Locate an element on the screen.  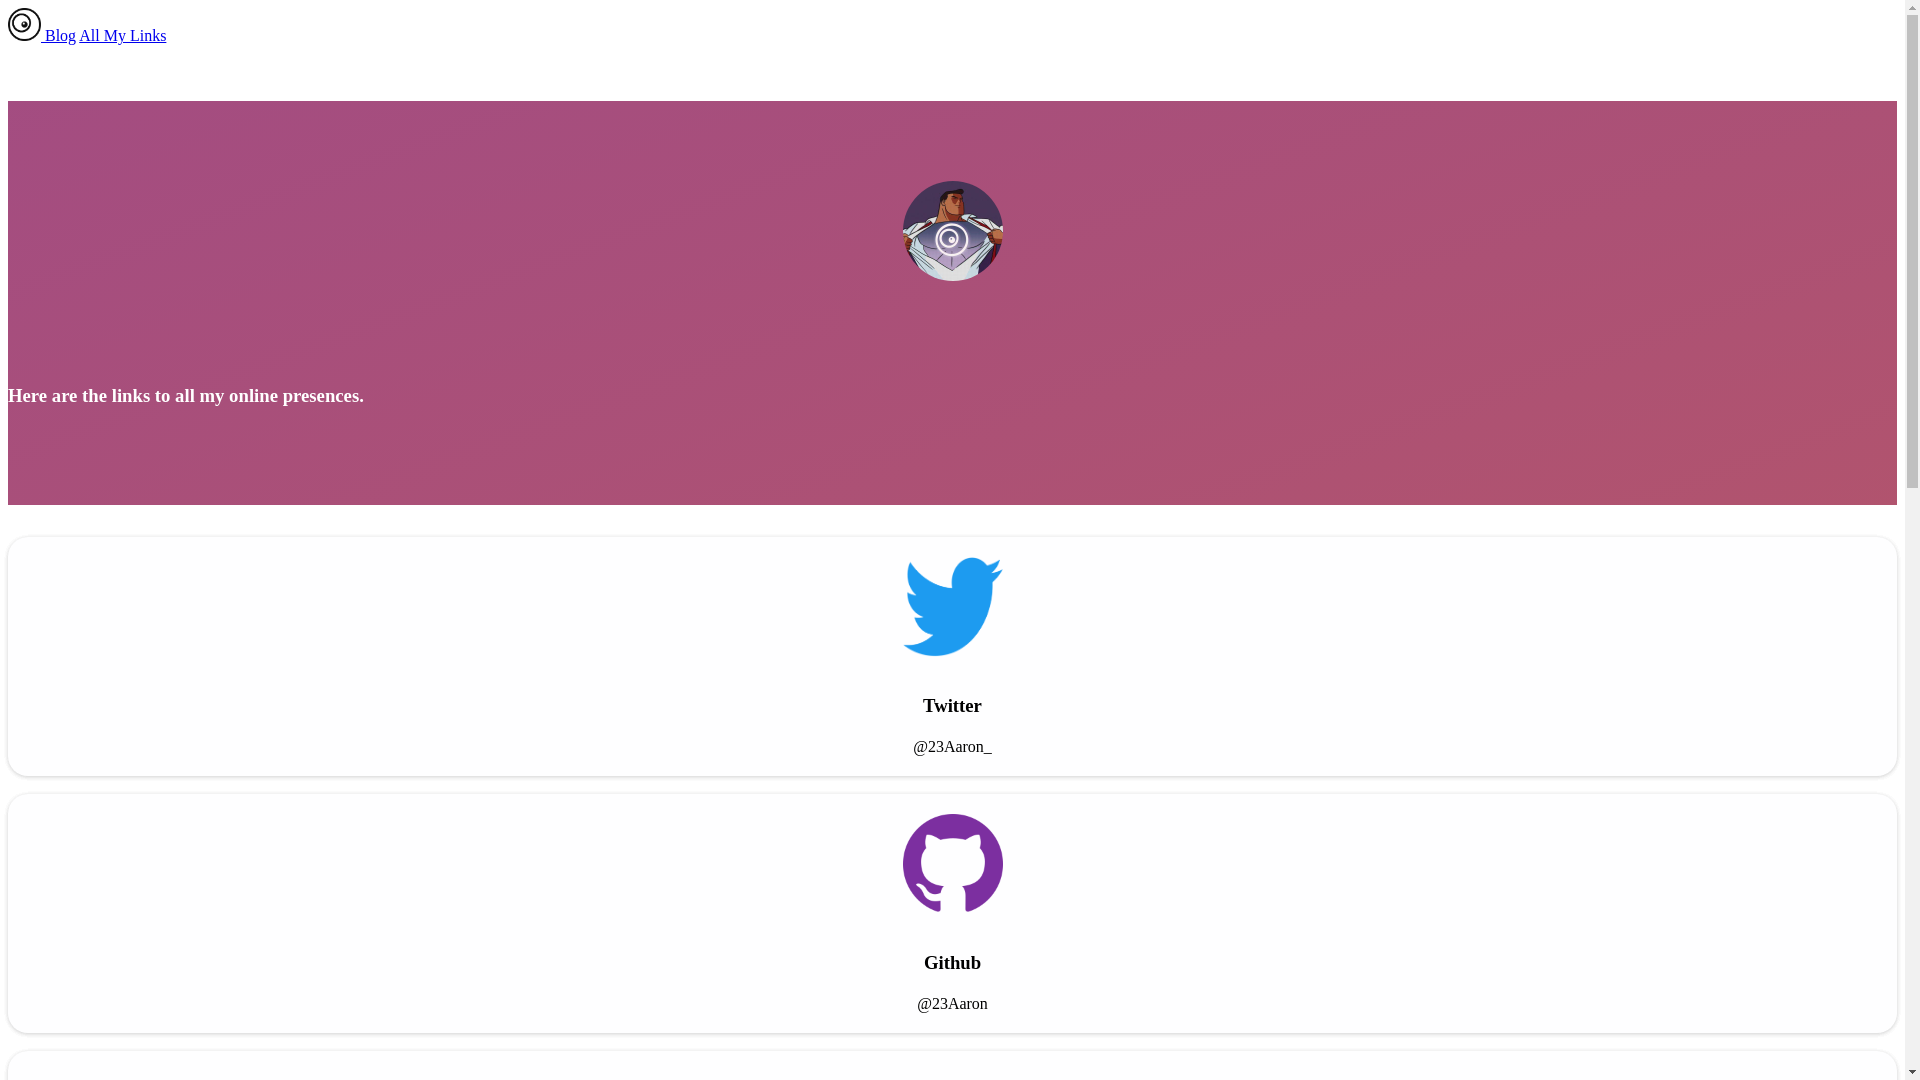
'All My Links' is located at coordinates (121, 35).